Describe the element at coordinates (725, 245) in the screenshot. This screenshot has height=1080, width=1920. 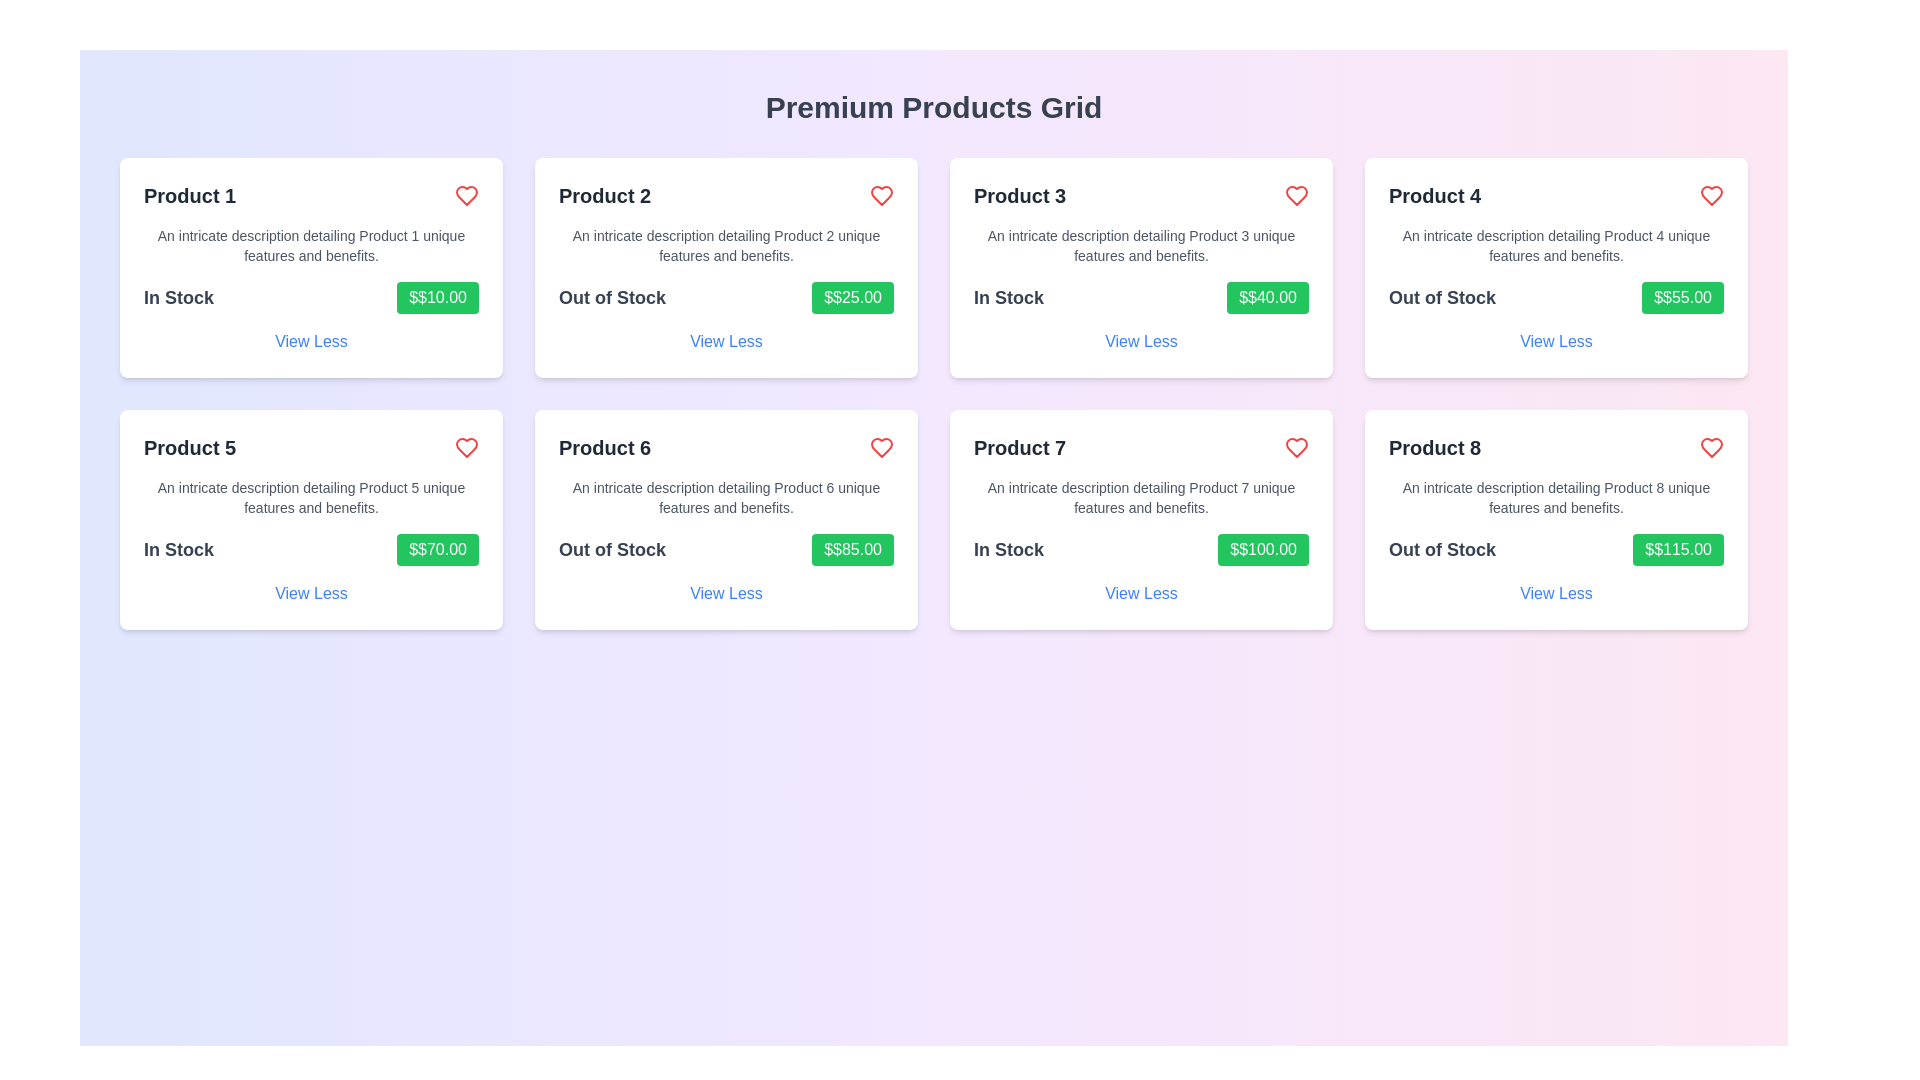
I see `descriptive text block providing information about 'Product 2', which is located centrally in the card below the title and above the 'Out of Stock' and price text` at that location.